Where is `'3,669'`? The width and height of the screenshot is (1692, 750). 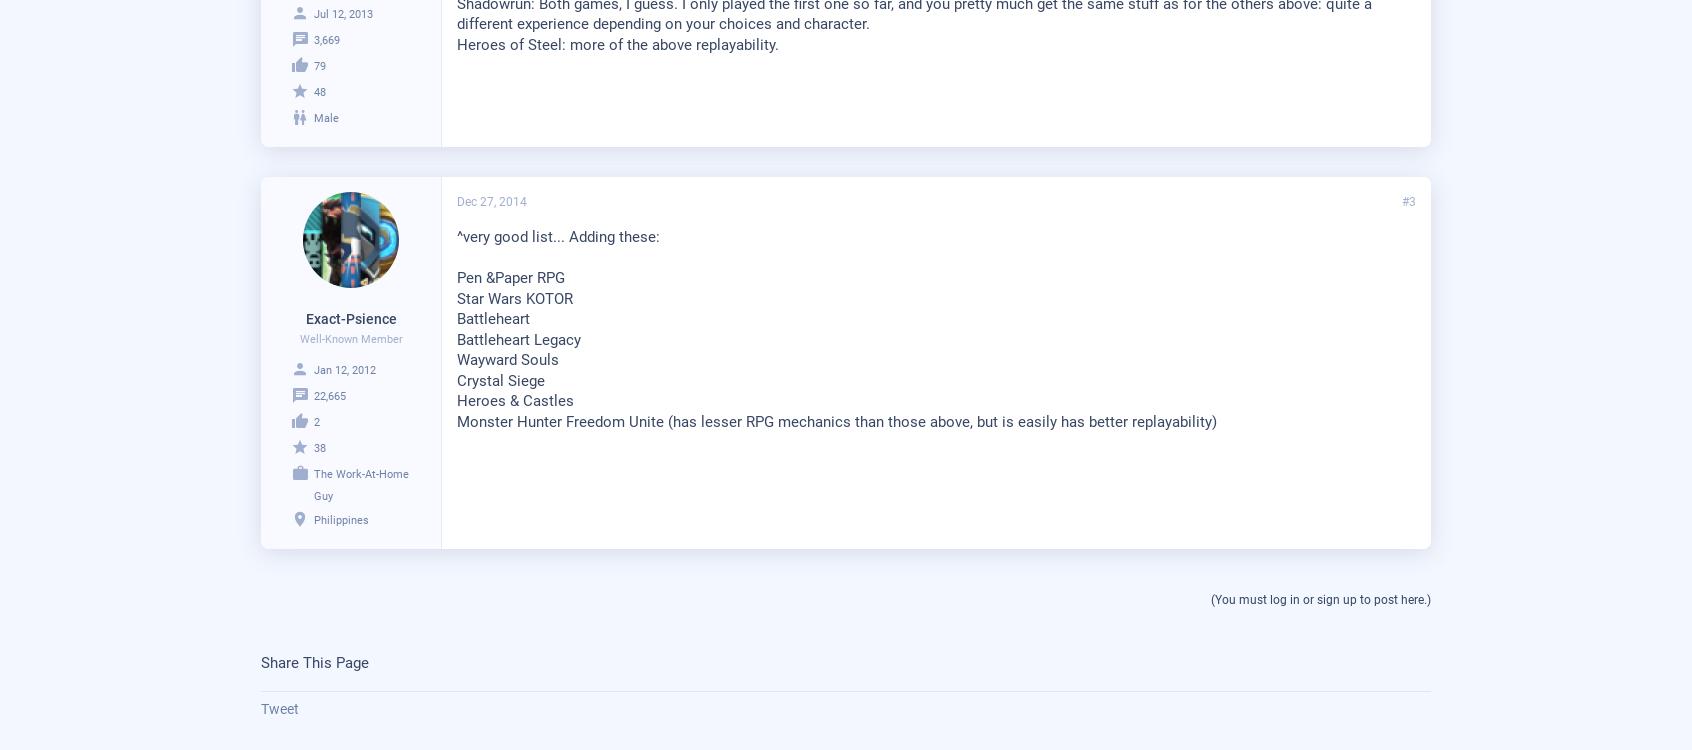 '3,669' is located at coordinates (326, 39).